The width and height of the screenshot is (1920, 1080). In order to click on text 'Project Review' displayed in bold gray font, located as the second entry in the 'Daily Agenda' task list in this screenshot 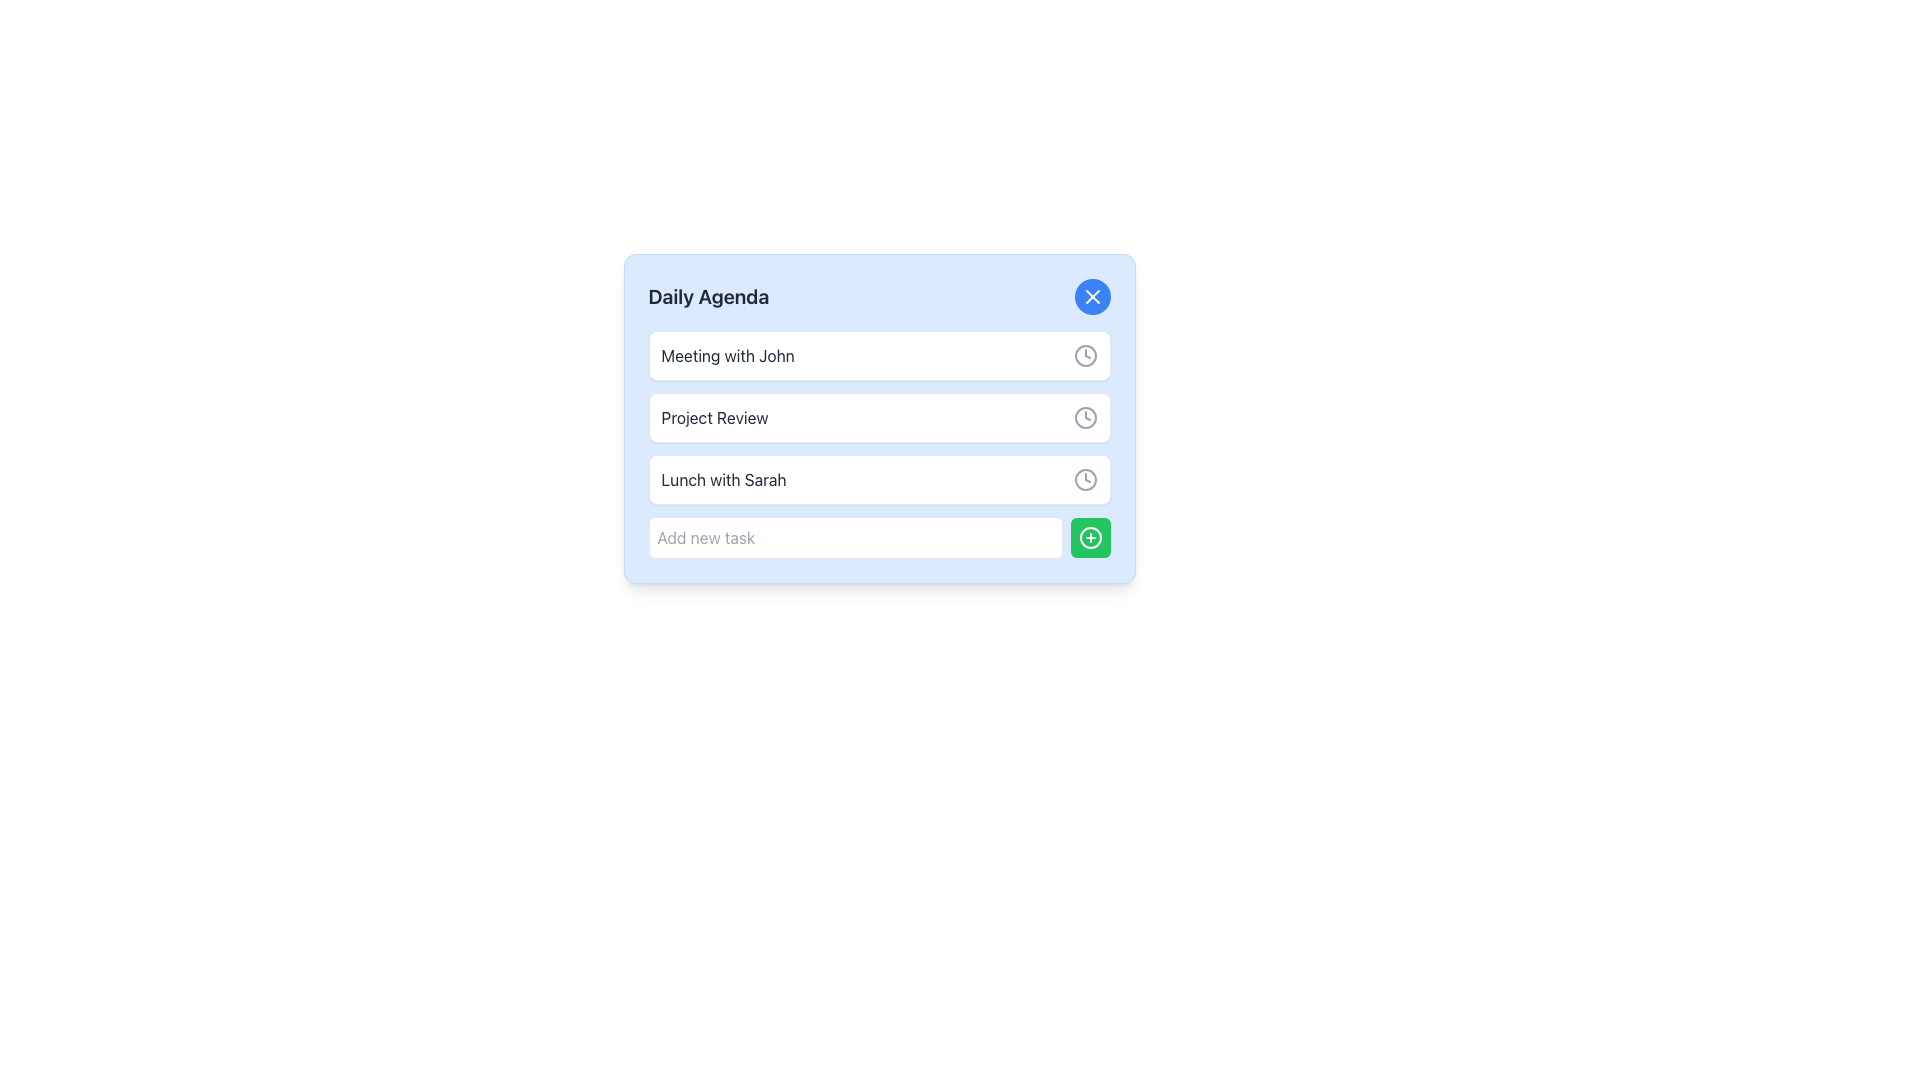, I will do `click(715, 416)`.